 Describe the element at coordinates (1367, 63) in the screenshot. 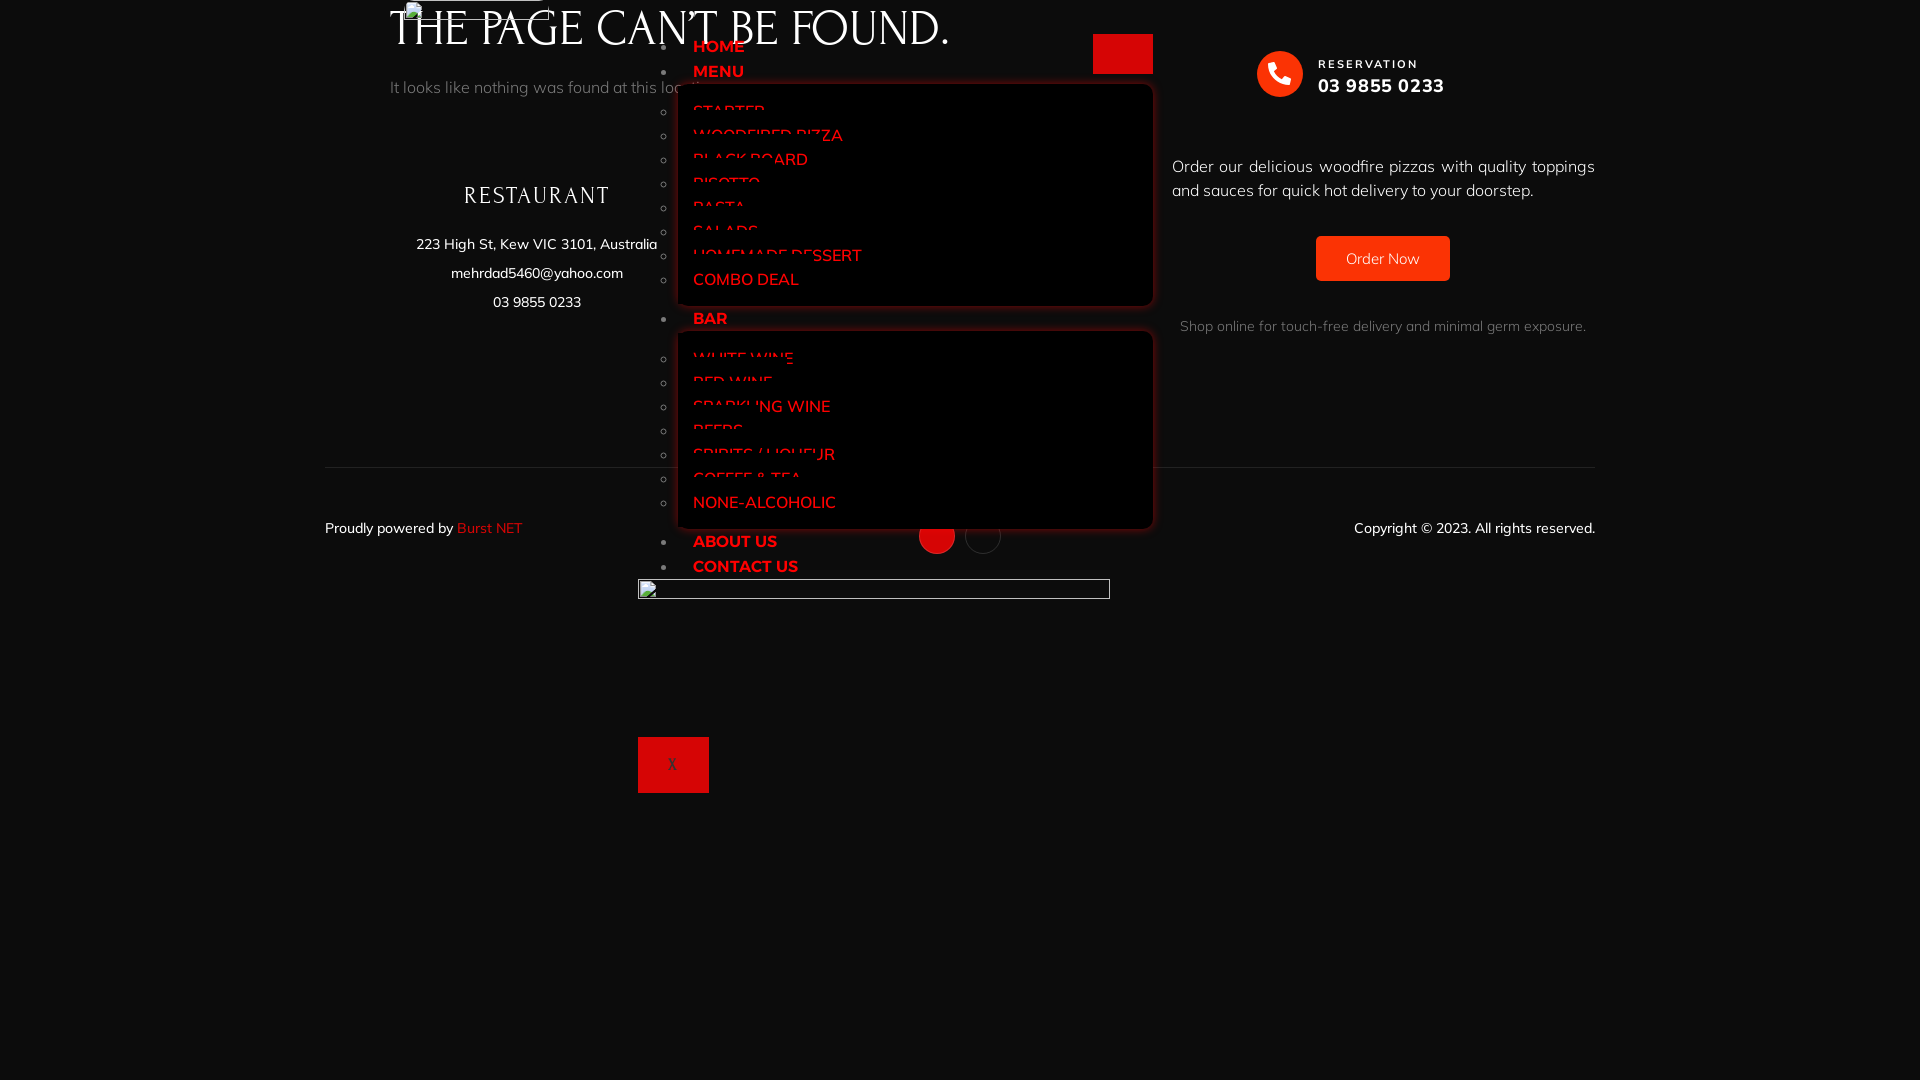

I see `'RESERVATION'` at that location.